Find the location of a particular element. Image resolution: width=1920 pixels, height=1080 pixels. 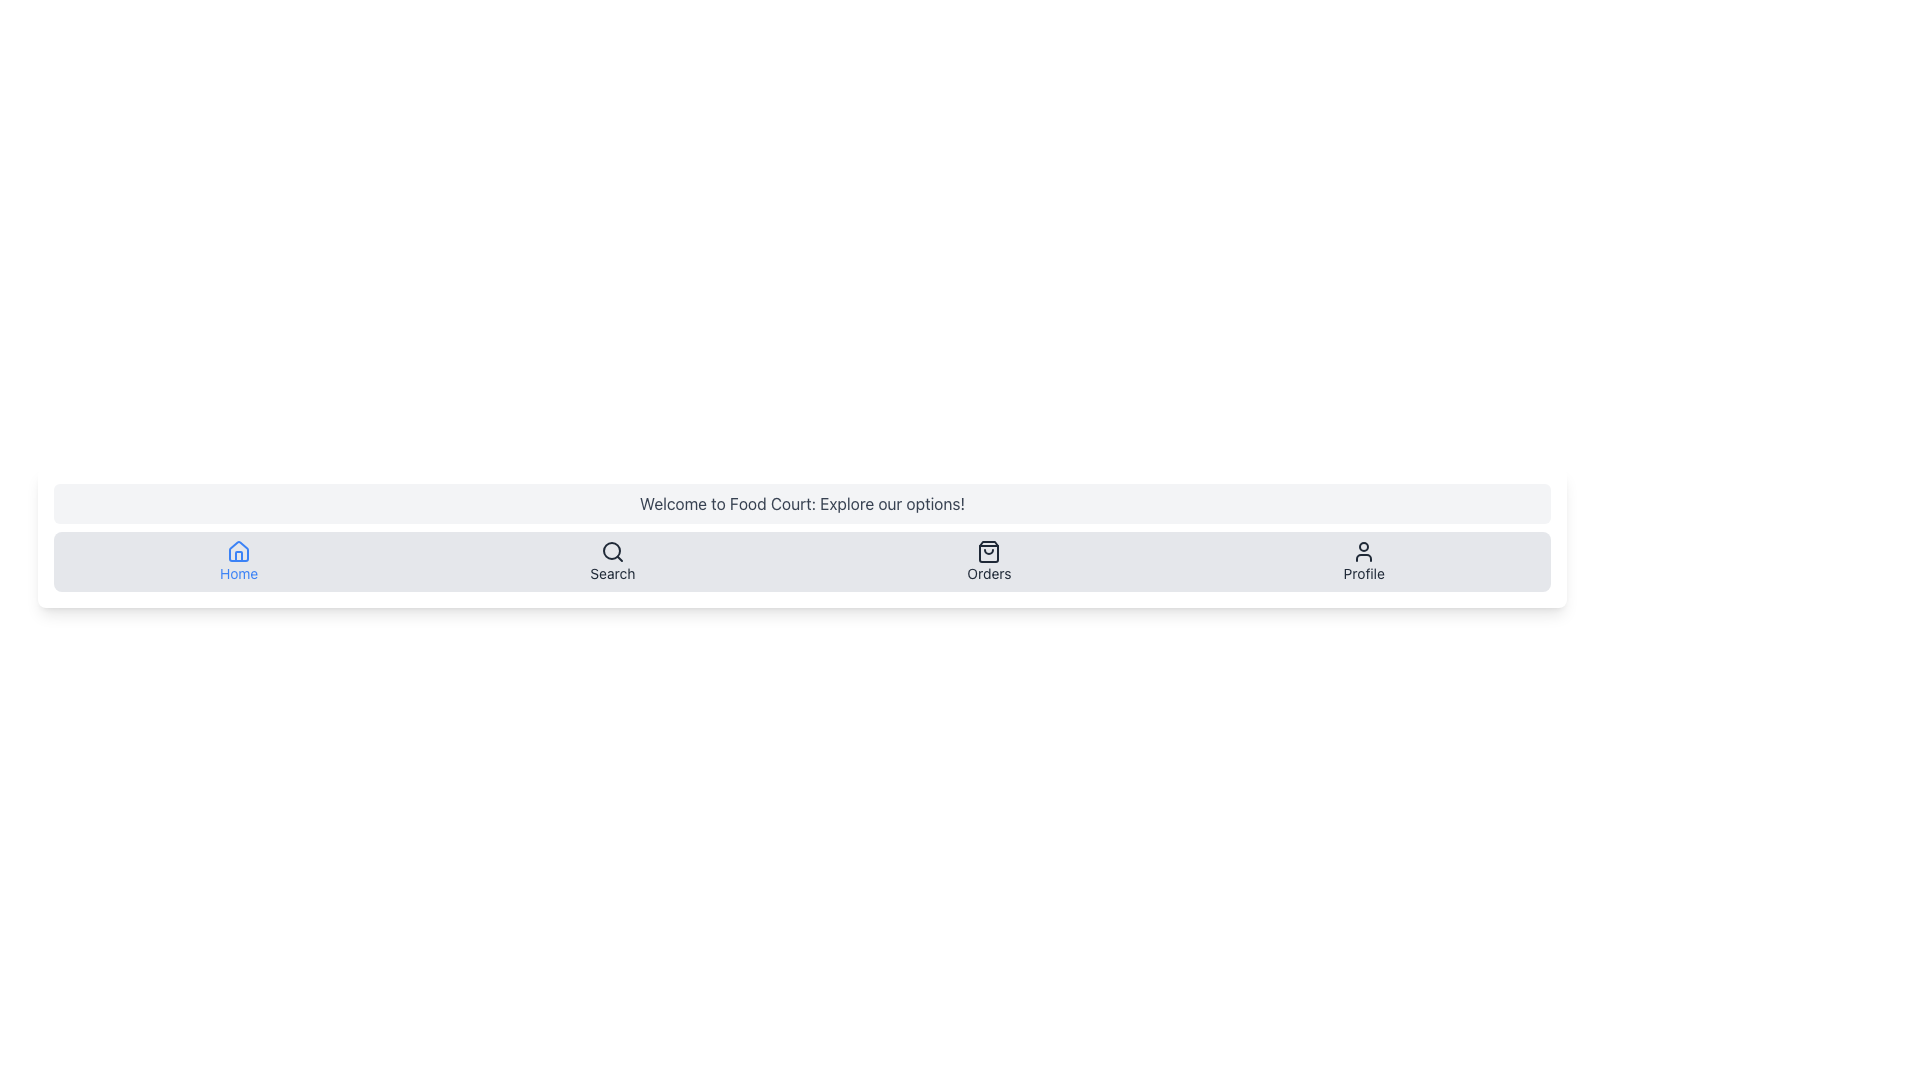

the 'Home' button in the navigation bar is located at coordinates (239, 562).